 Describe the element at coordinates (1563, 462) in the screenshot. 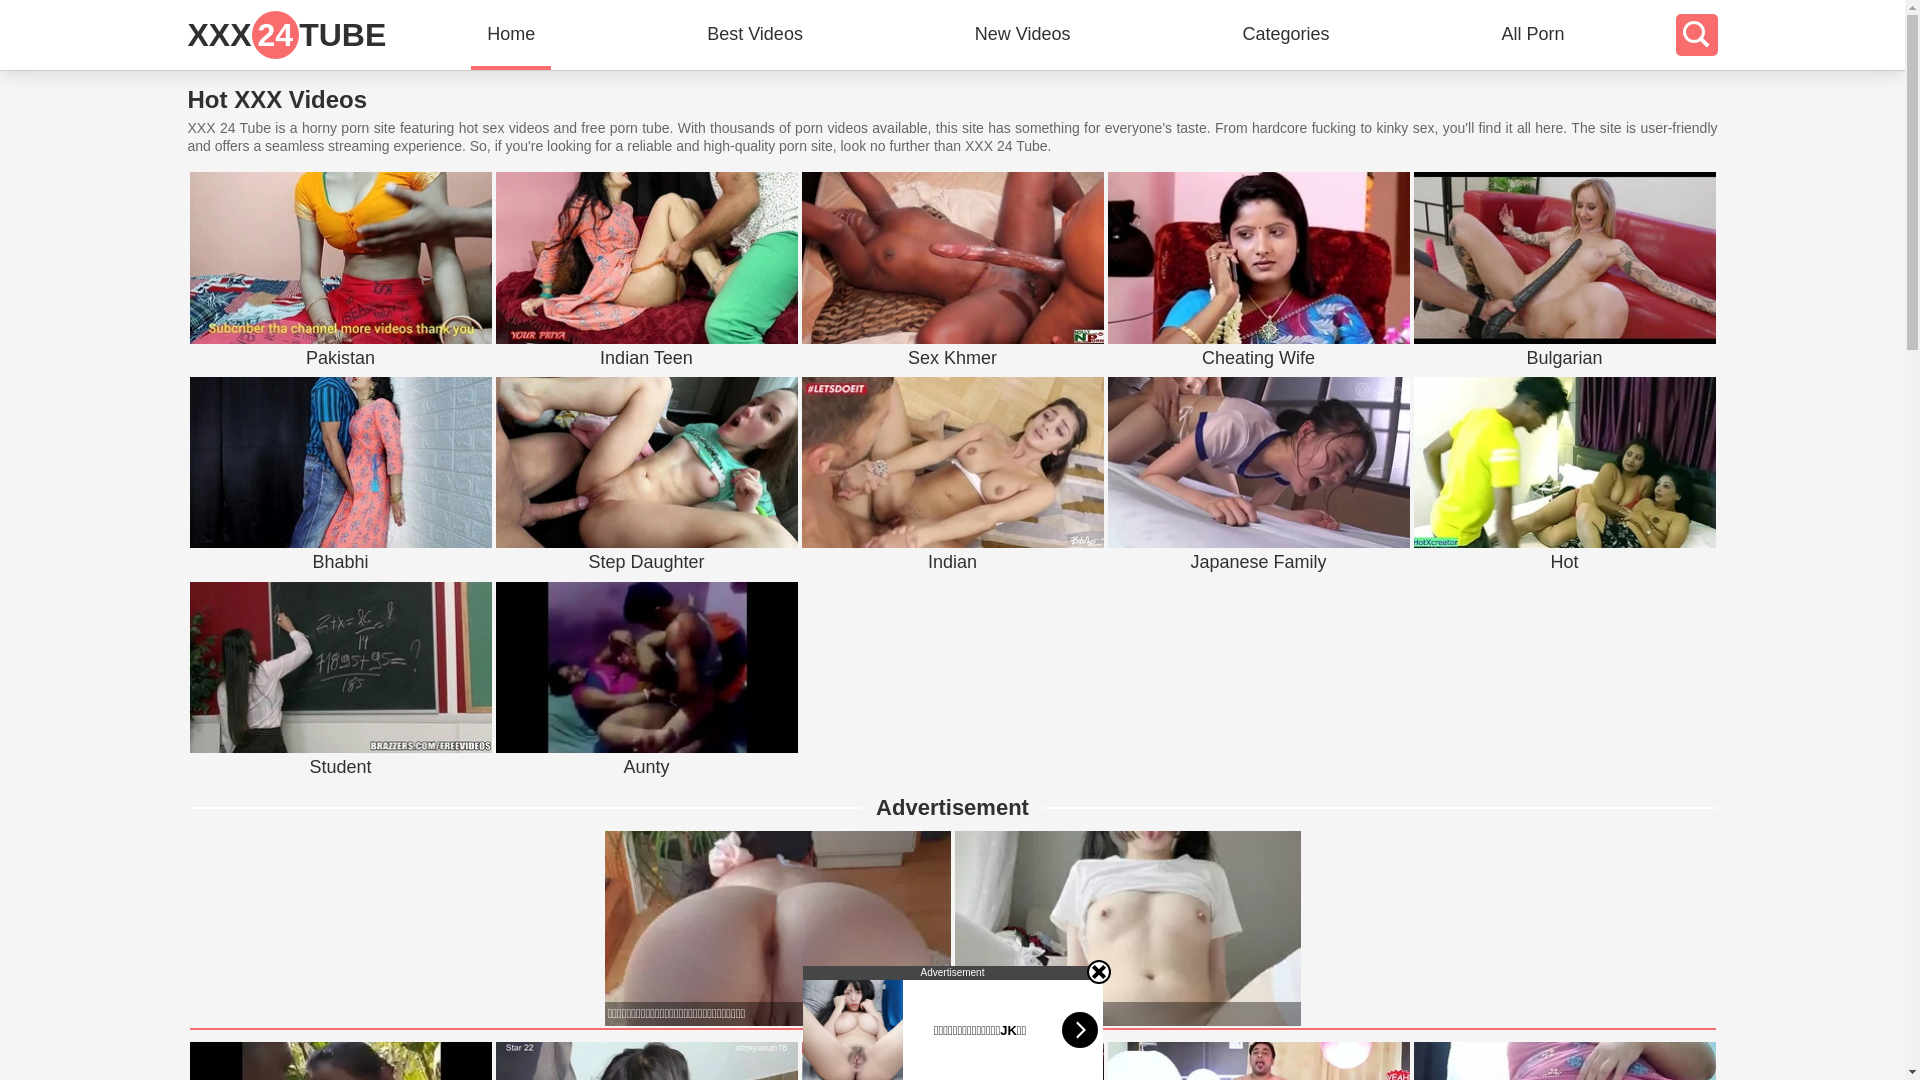

I see `'Hot'` at that location.